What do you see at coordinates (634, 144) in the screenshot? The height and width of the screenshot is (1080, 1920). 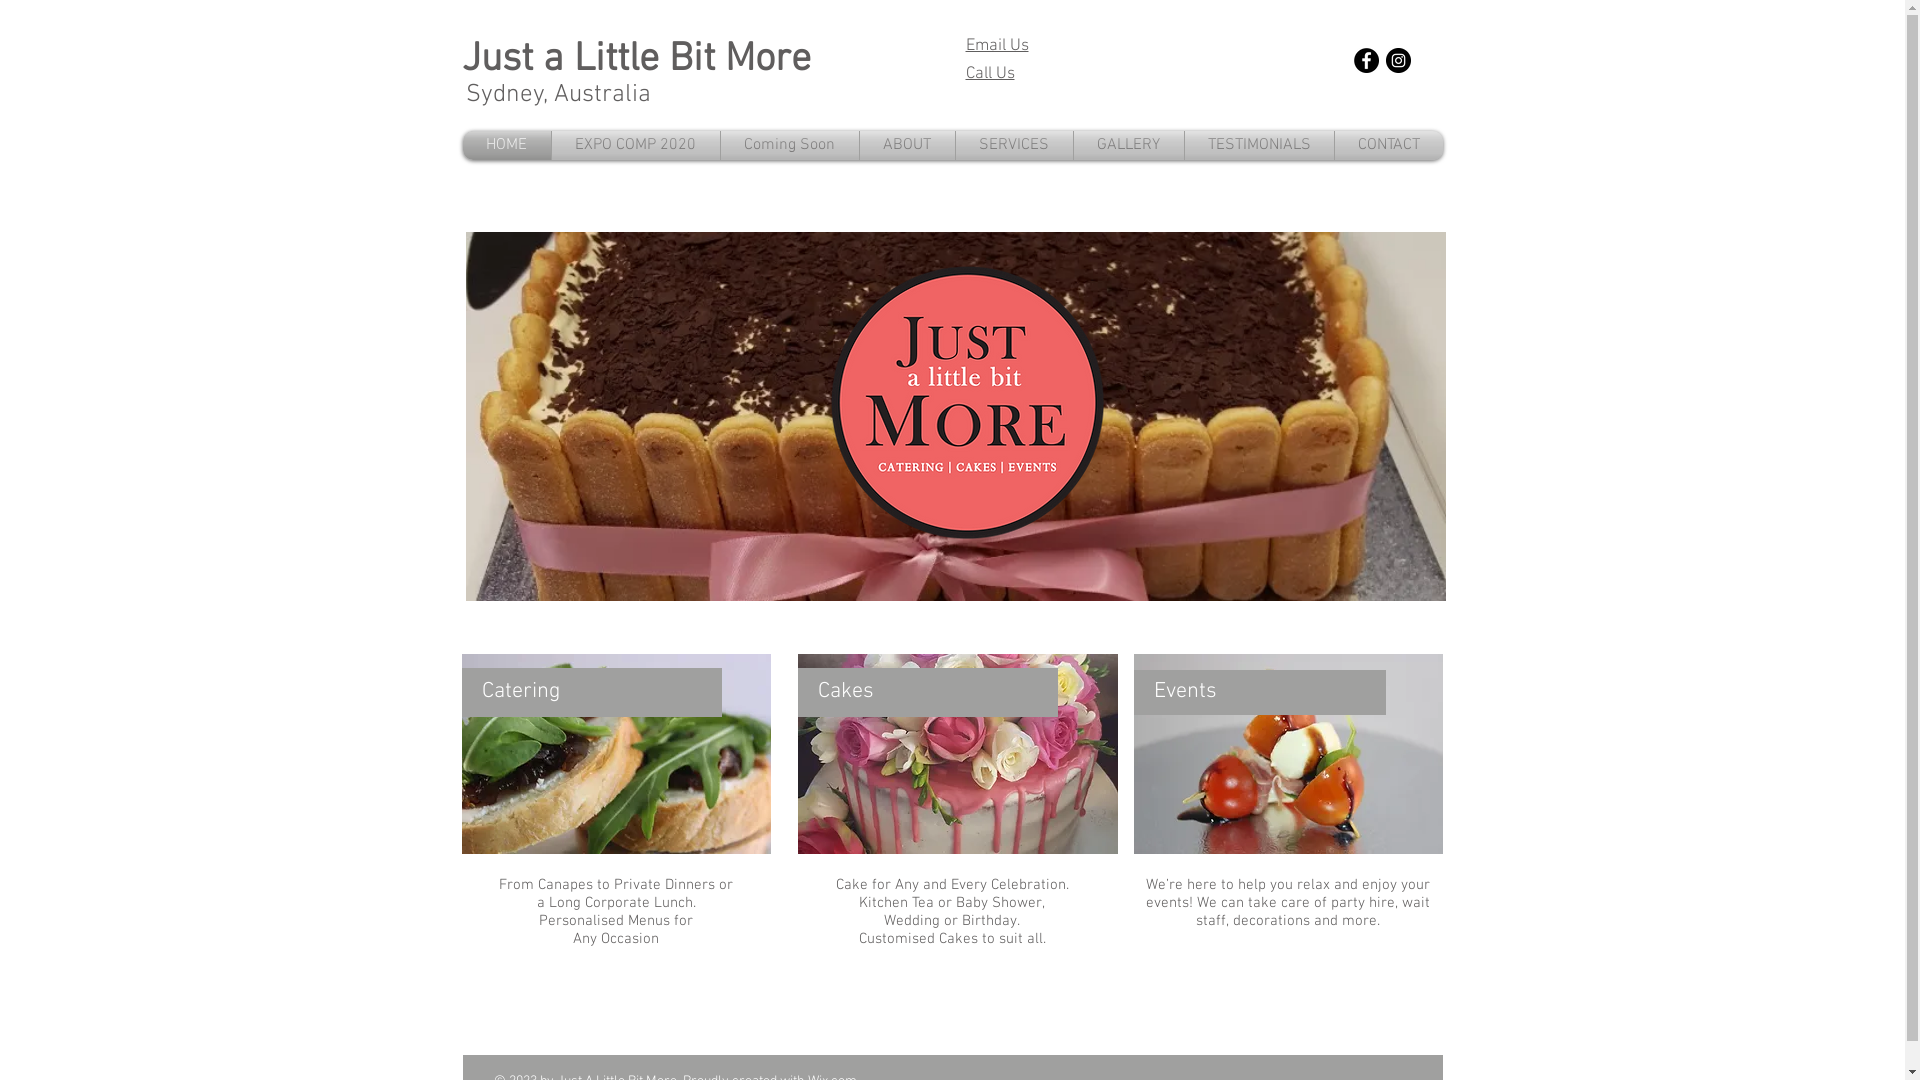 I see `'EXPO COMP 2020'` at bounding box center [634, 144].